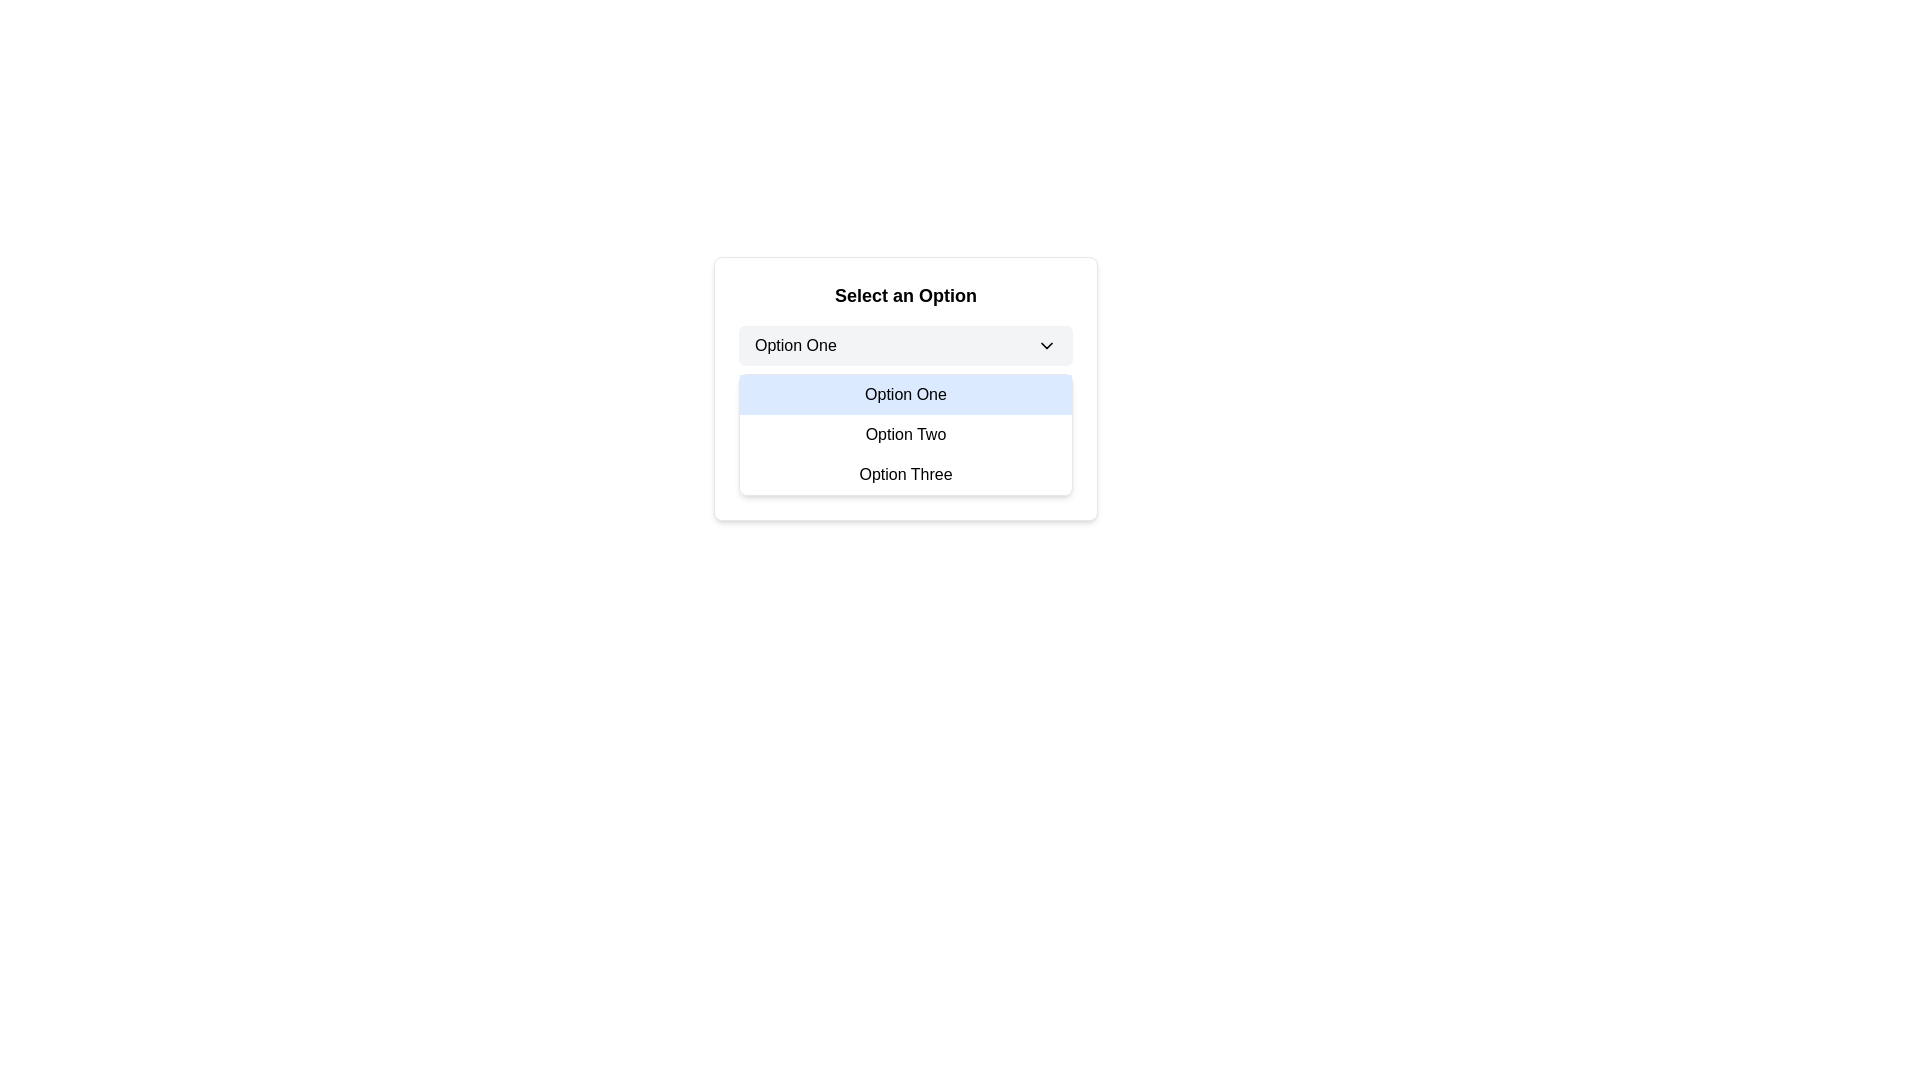 The width and height of the screenshot is (1920, 1080). What do you see at coordinates (794, 345) in the screenshot?
I see `the text indicating the currently selected option in the dropdown menu for tooltip or highlight effects` at bounding box center [794, 345].